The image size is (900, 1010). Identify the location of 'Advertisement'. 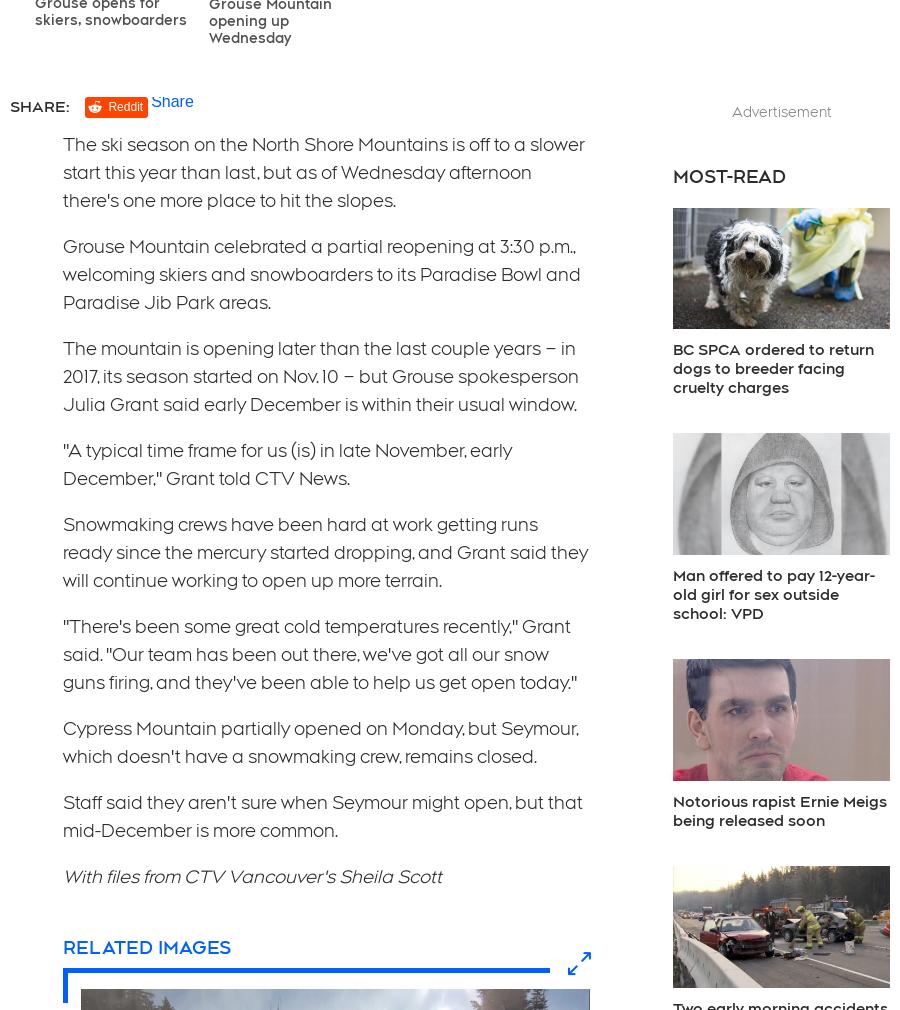
(729, 109).